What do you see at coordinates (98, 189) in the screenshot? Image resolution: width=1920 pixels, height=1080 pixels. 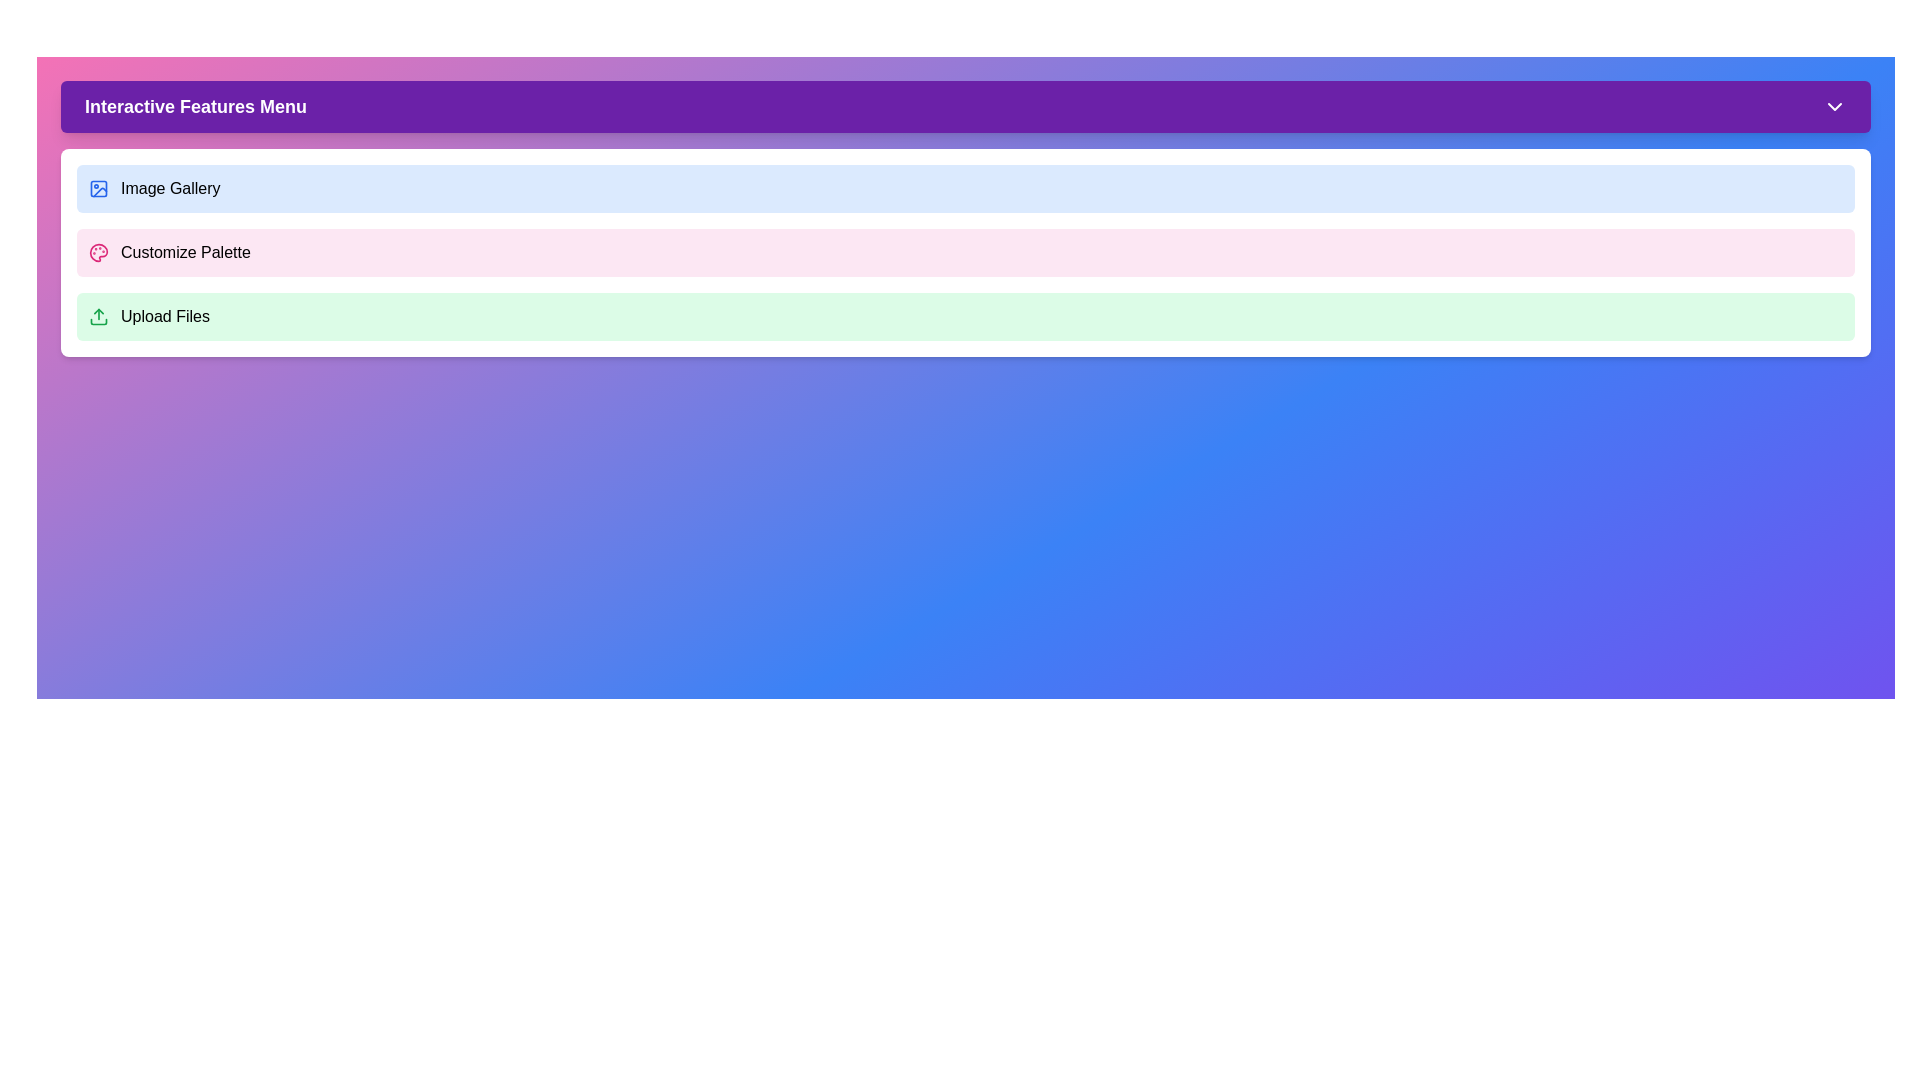 I see `the icon associated with Image Gallery` at bounding box center [98, 189].